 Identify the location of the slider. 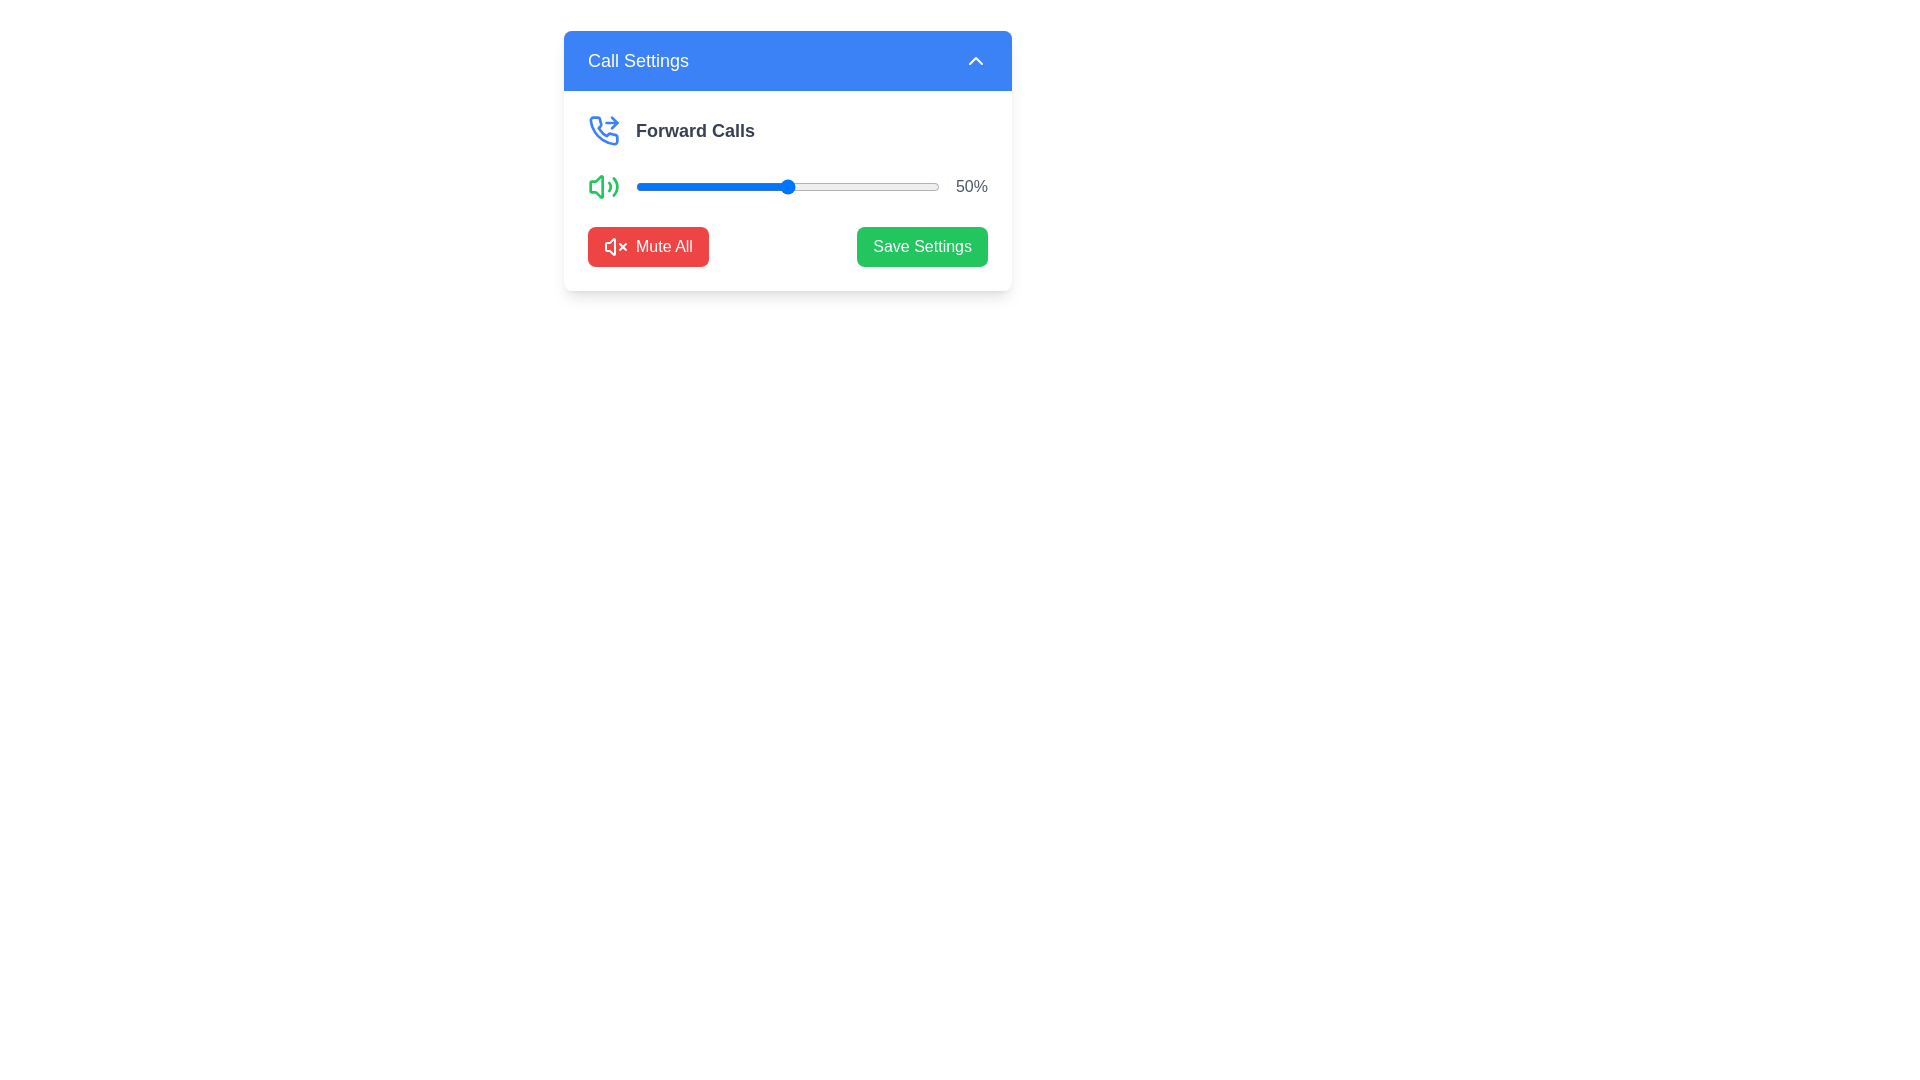
(750, 186).